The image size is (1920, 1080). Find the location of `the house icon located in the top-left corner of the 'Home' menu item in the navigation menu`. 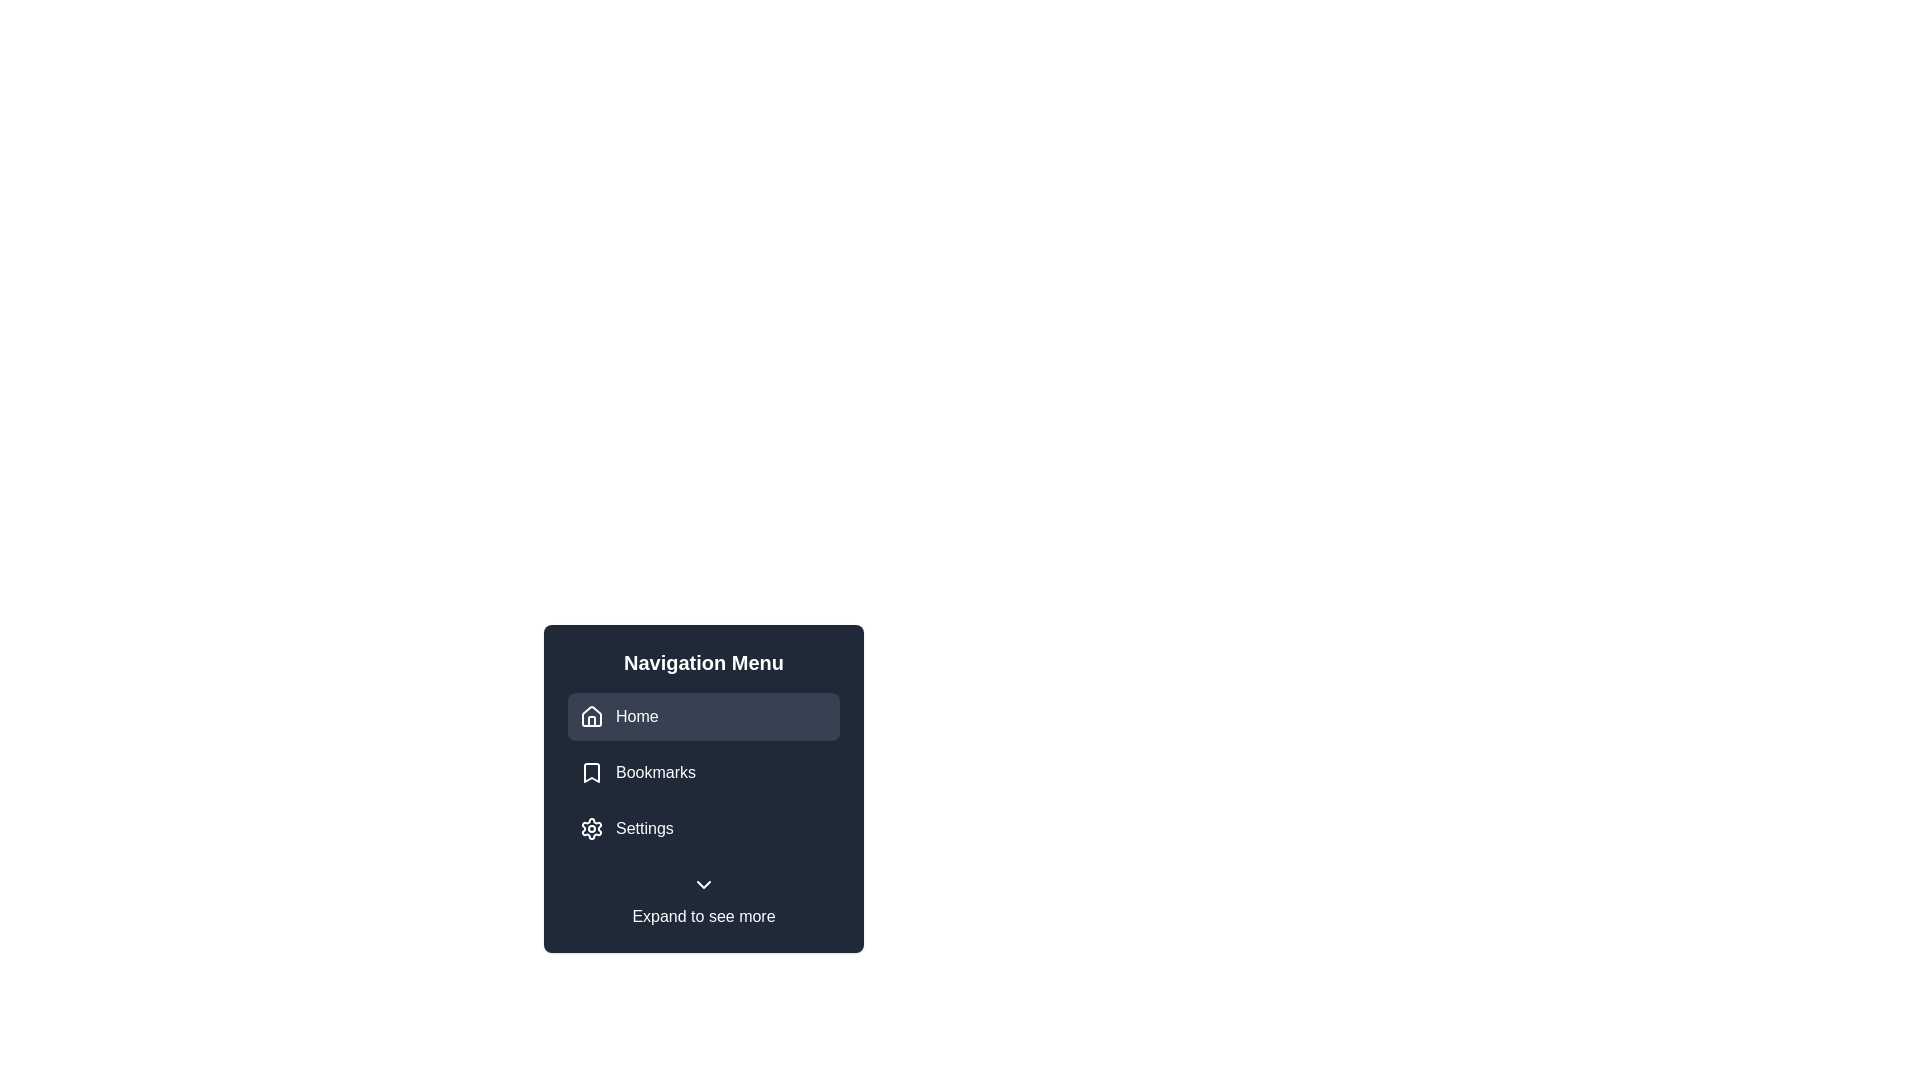

the house icon located in the top-left corner of the 'Home' menu item in the navigation menu is located at coordinates (590, 716).